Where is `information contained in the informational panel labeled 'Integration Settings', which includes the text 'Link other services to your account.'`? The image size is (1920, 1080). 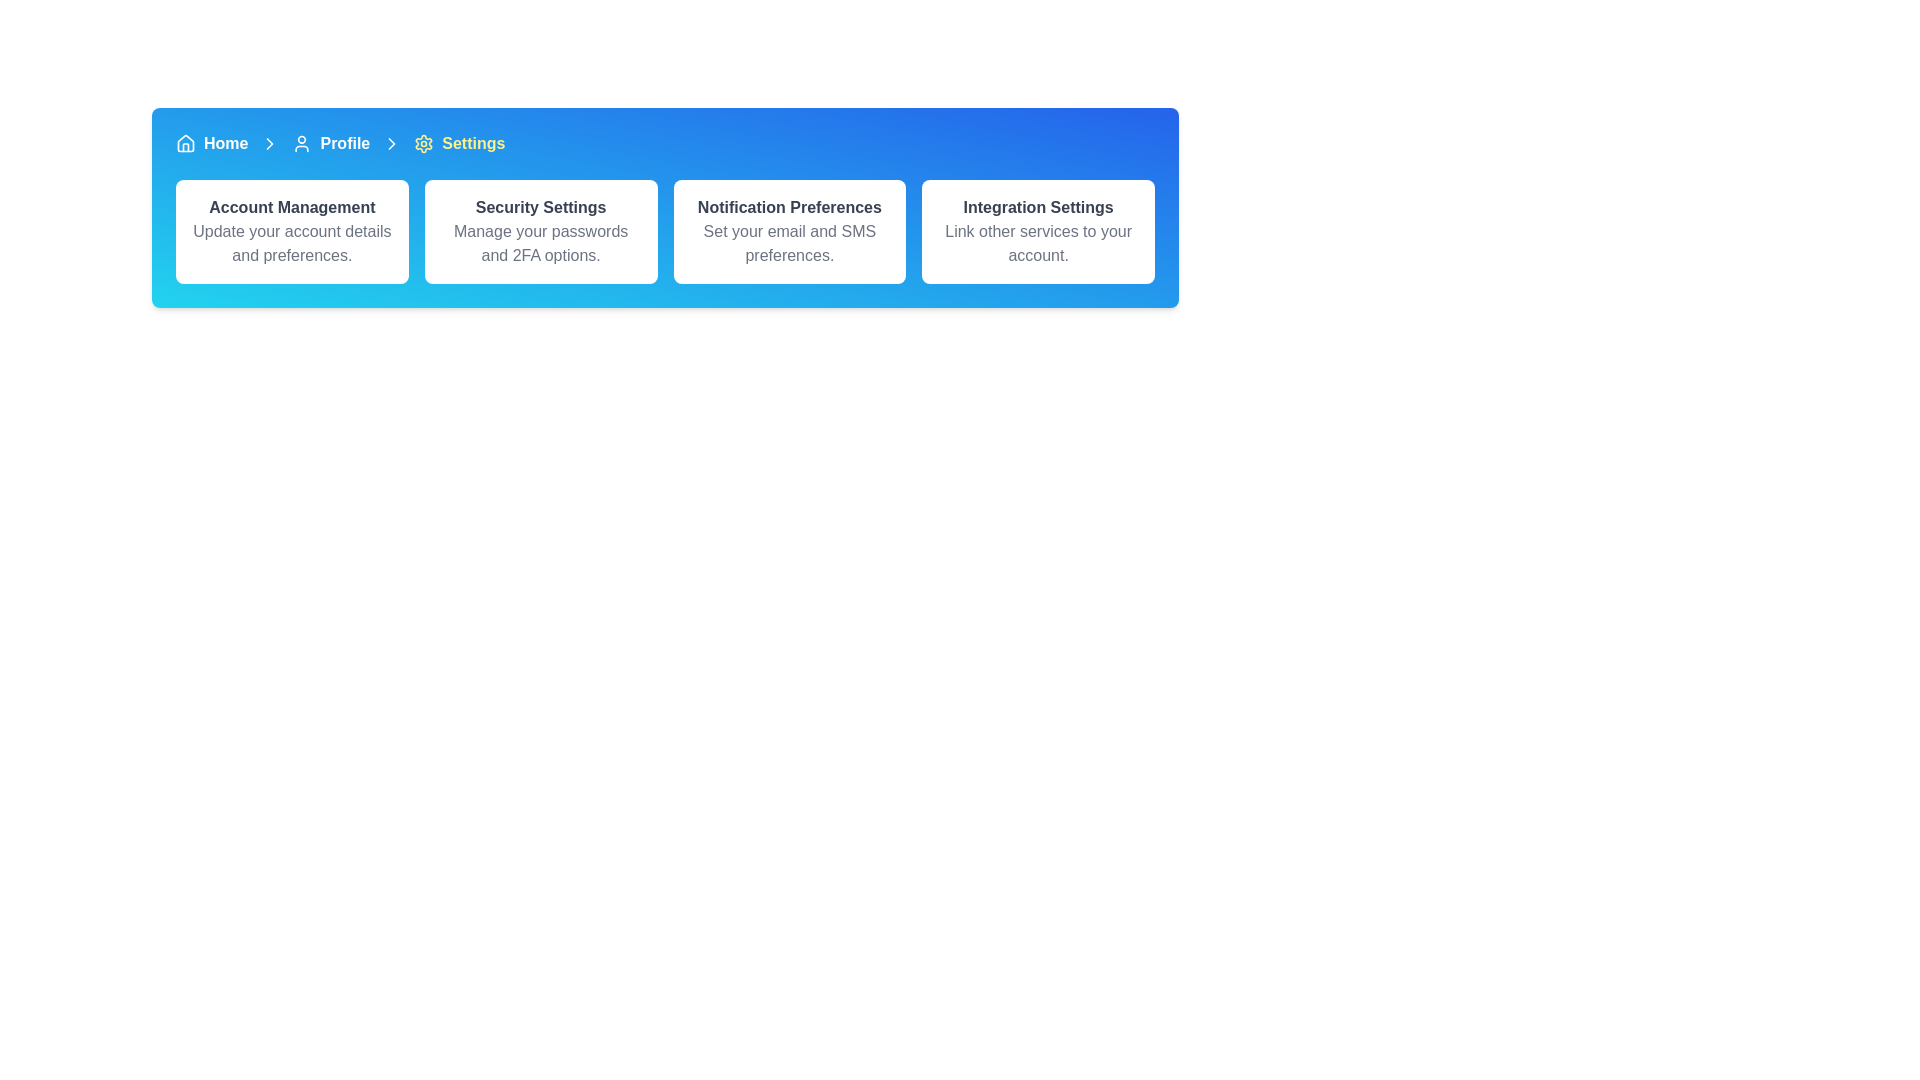
information contained in the informational panel labeled 'Integration Settings', which includes the text 'Link other services to your account.' is located at coordinates (1038, 230).